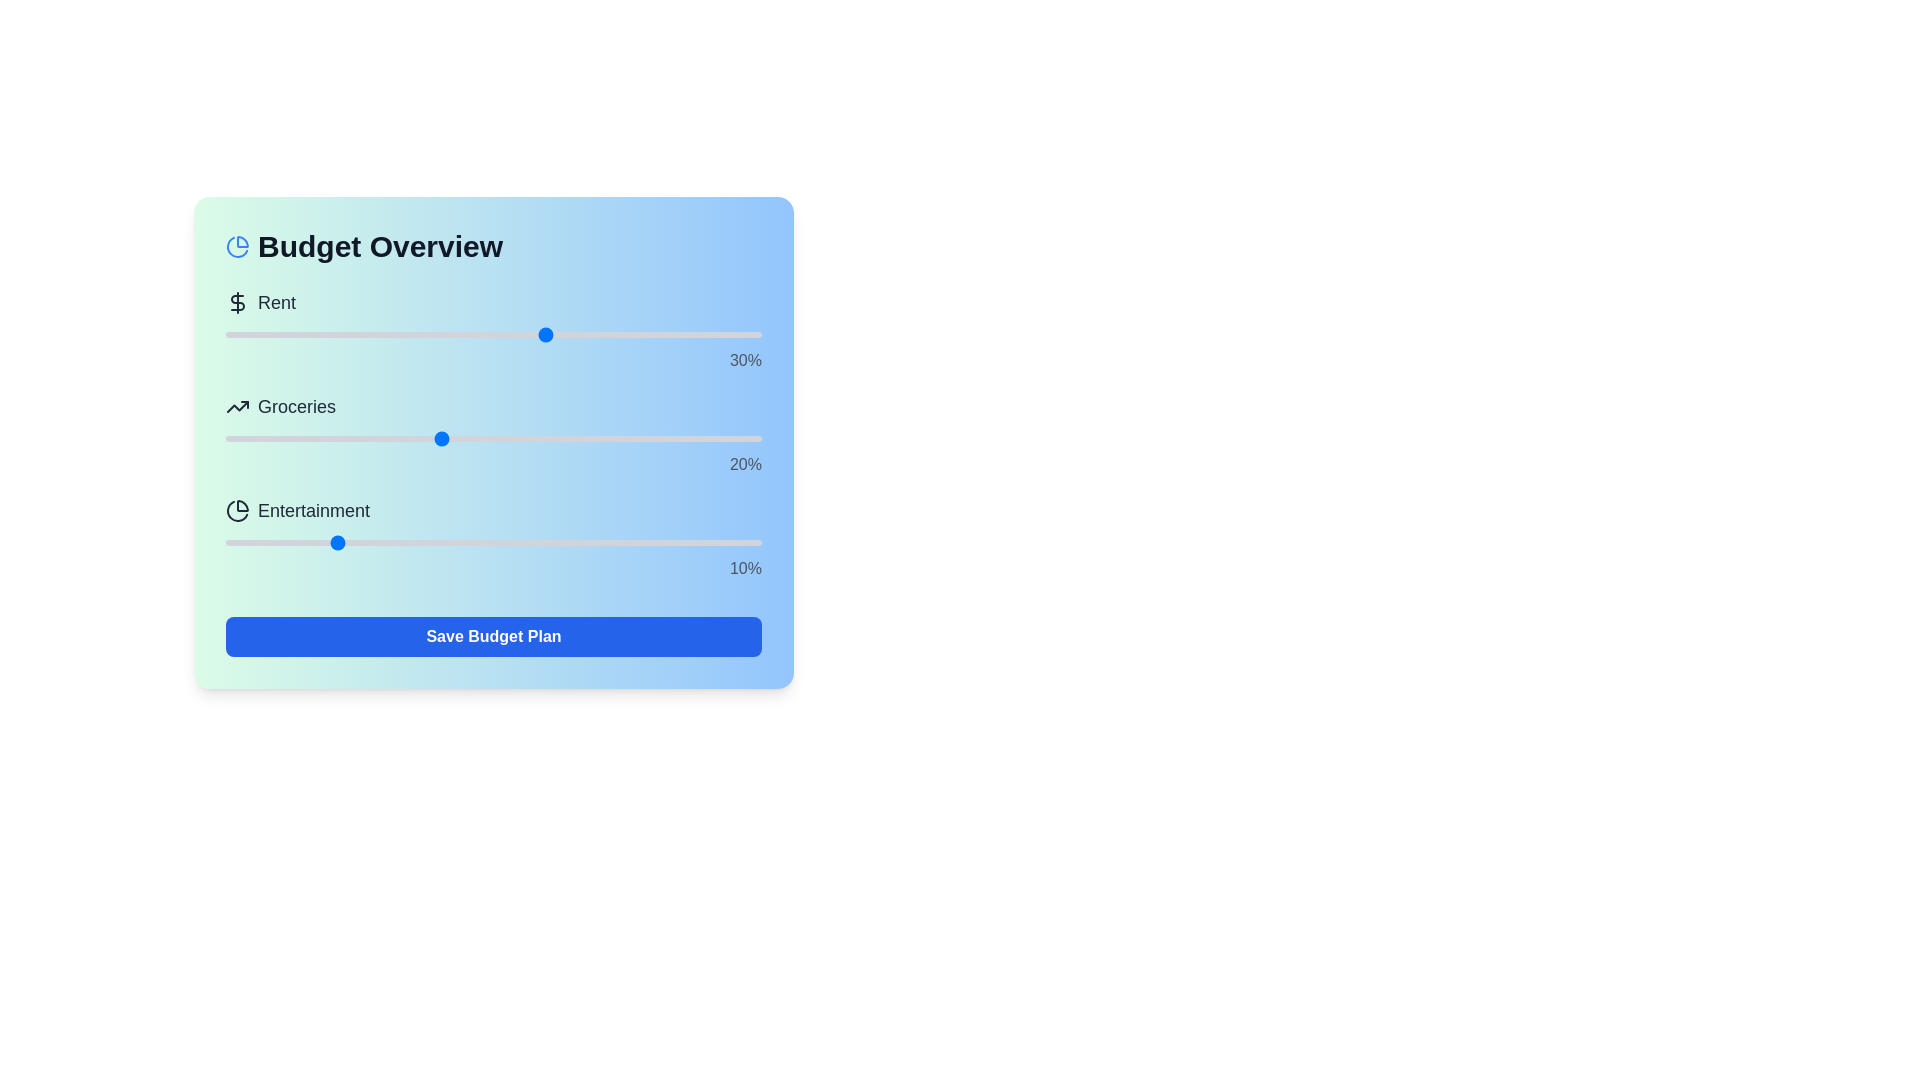 The width and height of the screenshot is (1920, 1080). Describe the element at coordinates (238, 406) in the screenshot. I see `the decorative icon representing statistical data for the 'Groceries' category, located to the left of the 'Groceries' label` at that location.